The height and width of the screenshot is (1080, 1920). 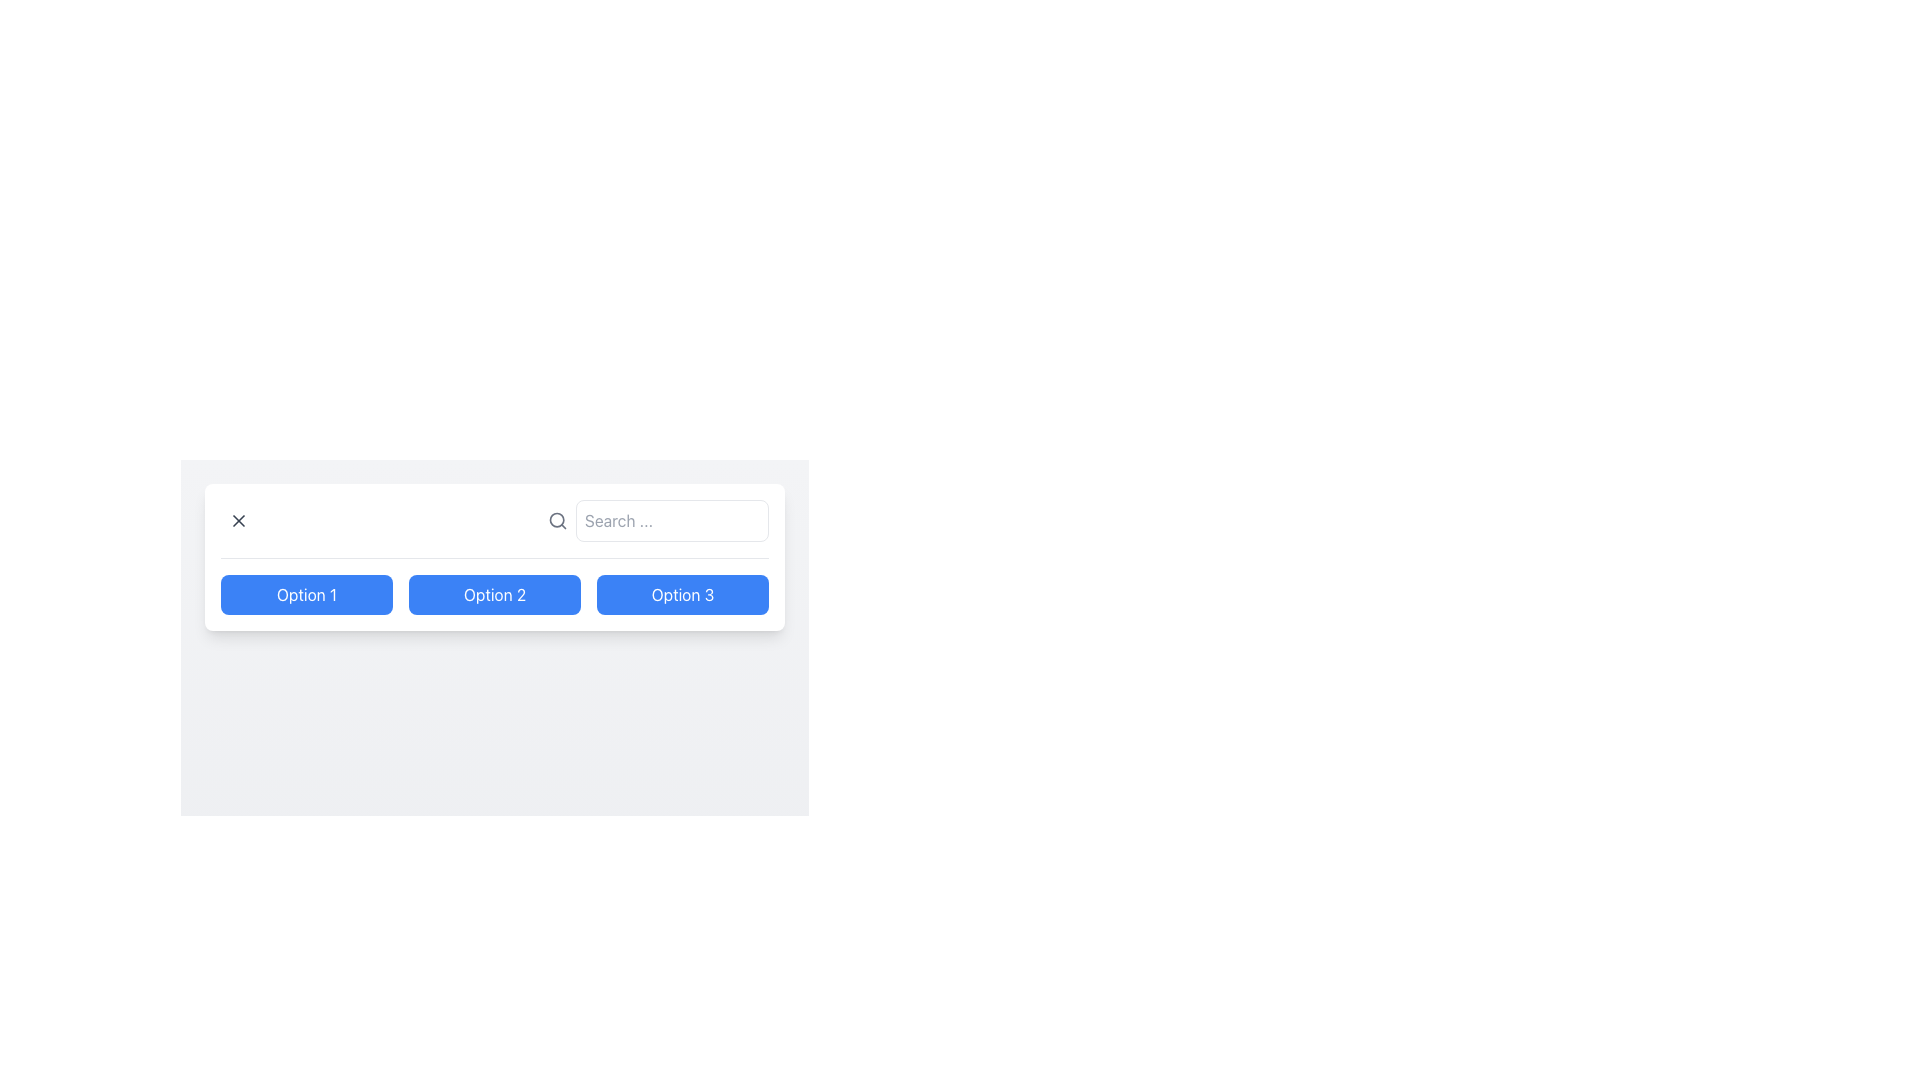 What do you see at coordinates (239, 519) in the screenshot?
I see `the close button located in the top-left corner of the search bar` at bounding box center [239, 519].